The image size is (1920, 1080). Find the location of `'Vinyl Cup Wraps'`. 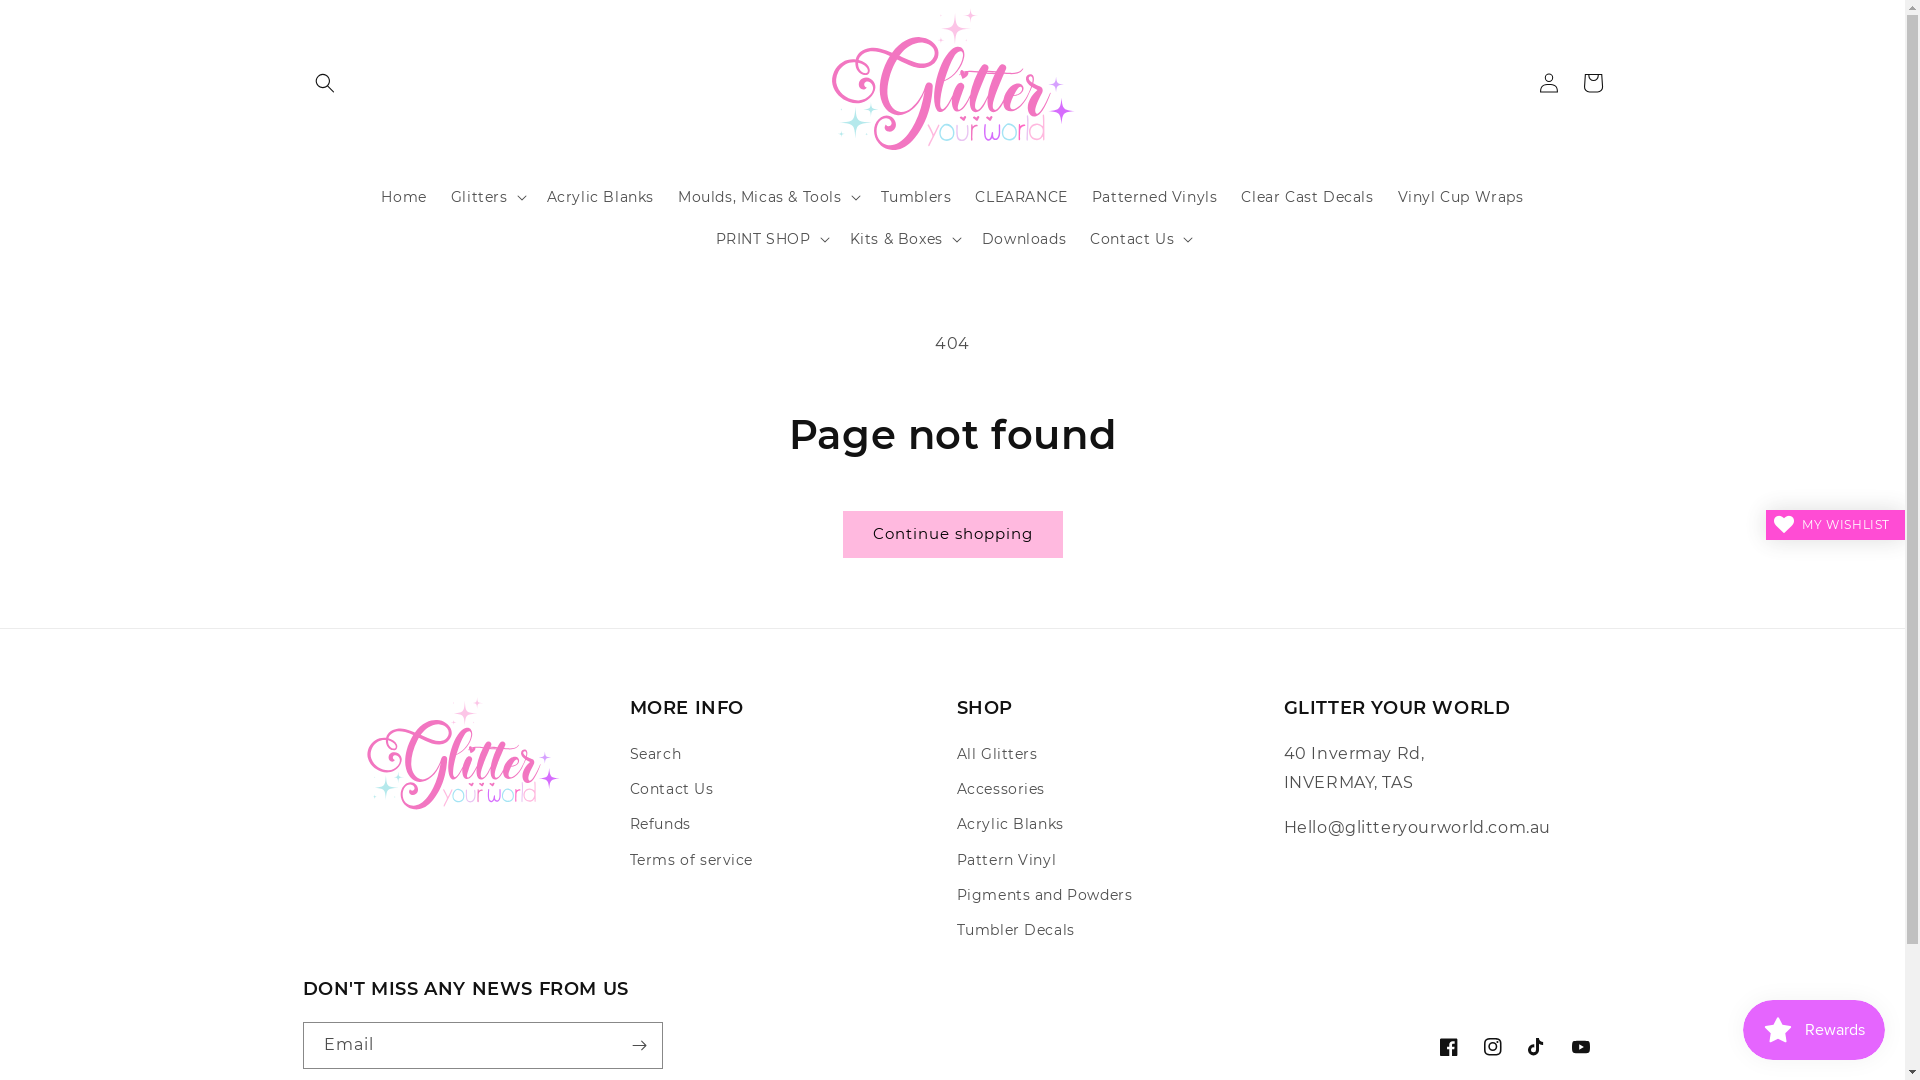

'Vinyl Cup Wraps' is located at coordinates (1460, 196).